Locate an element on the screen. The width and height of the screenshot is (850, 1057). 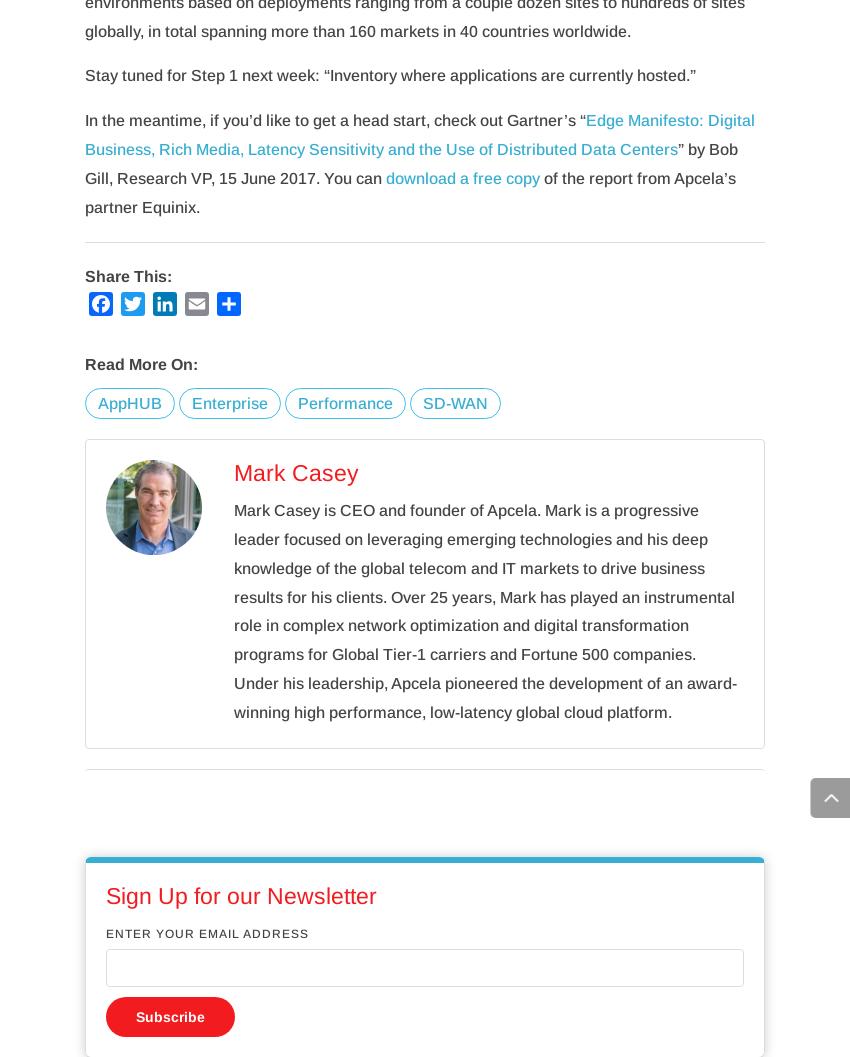
'SD-WAN' is located at coordinates (422, 401).